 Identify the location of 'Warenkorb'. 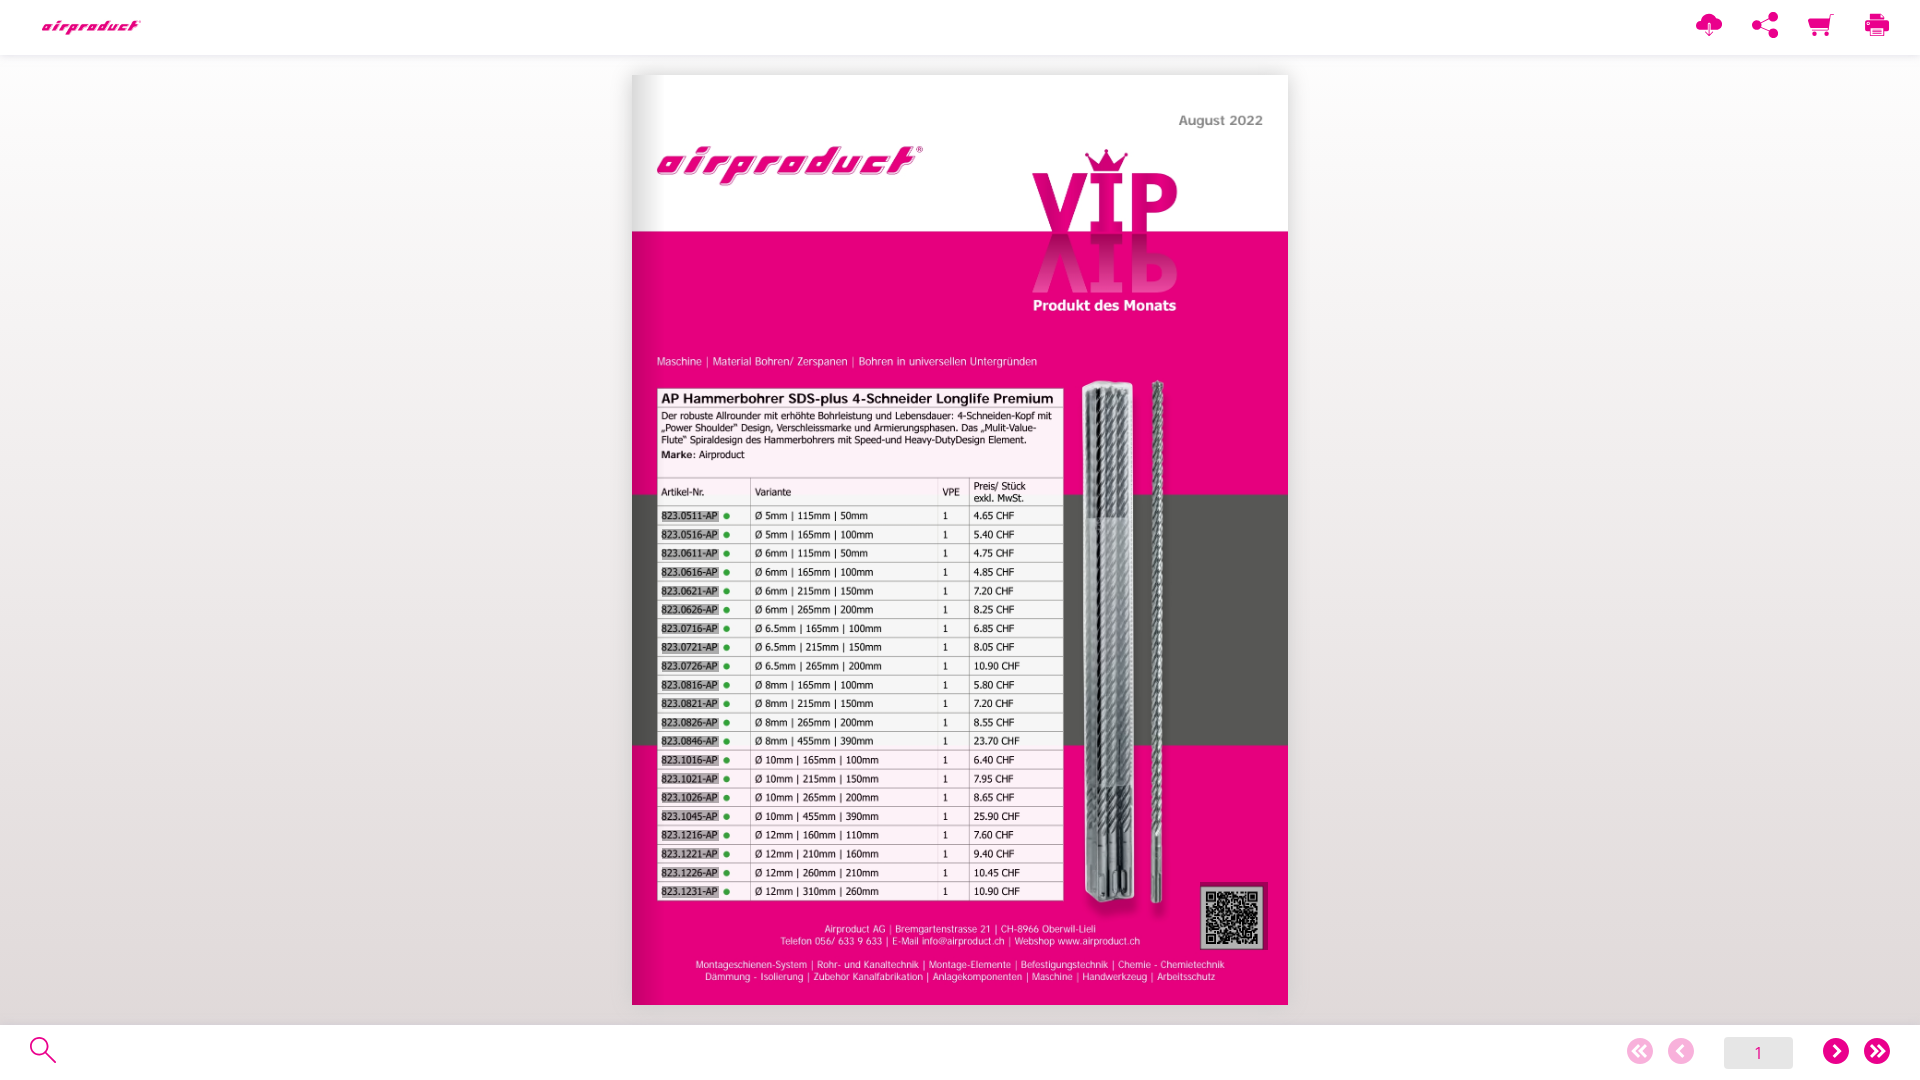
(1820, 26).